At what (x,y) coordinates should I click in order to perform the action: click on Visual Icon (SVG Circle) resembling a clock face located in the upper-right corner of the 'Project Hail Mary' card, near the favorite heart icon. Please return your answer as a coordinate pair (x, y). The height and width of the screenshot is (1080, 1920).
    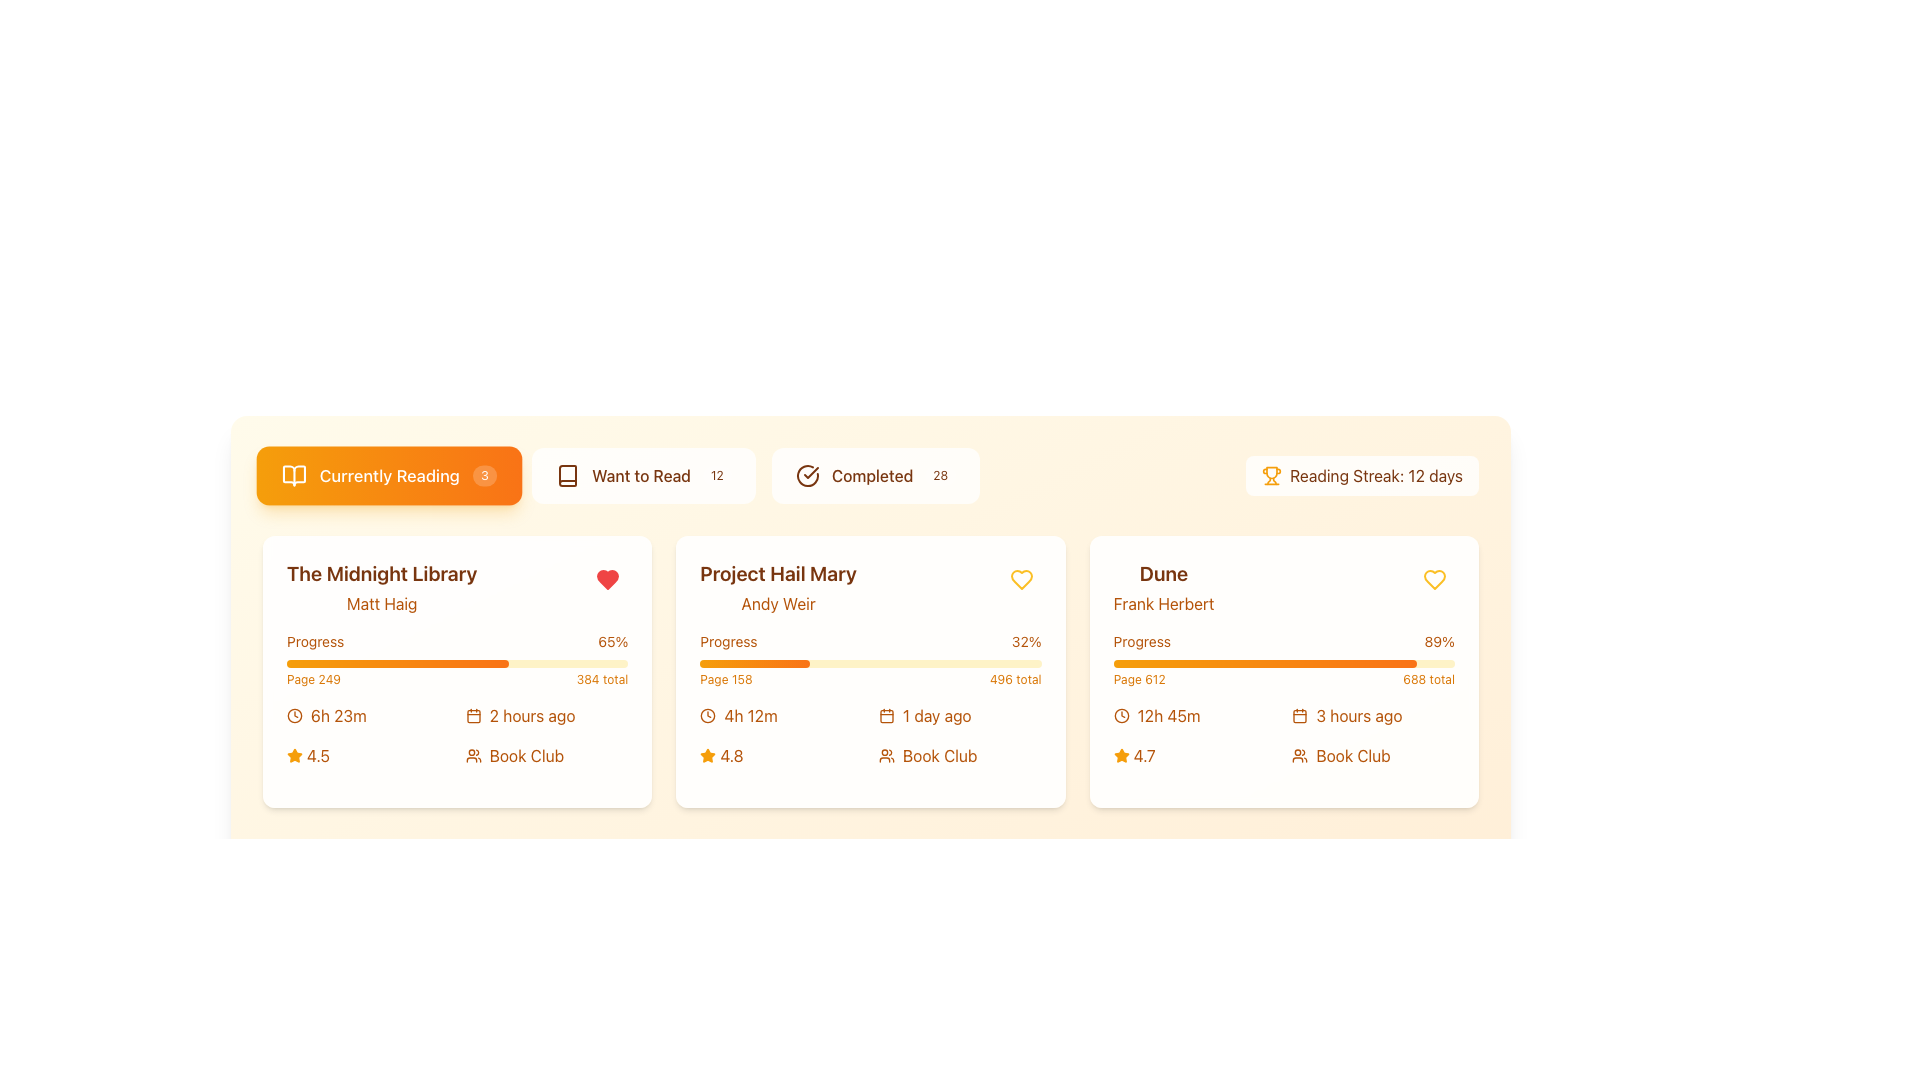
    Looking at the image, I should click on (708, 715).